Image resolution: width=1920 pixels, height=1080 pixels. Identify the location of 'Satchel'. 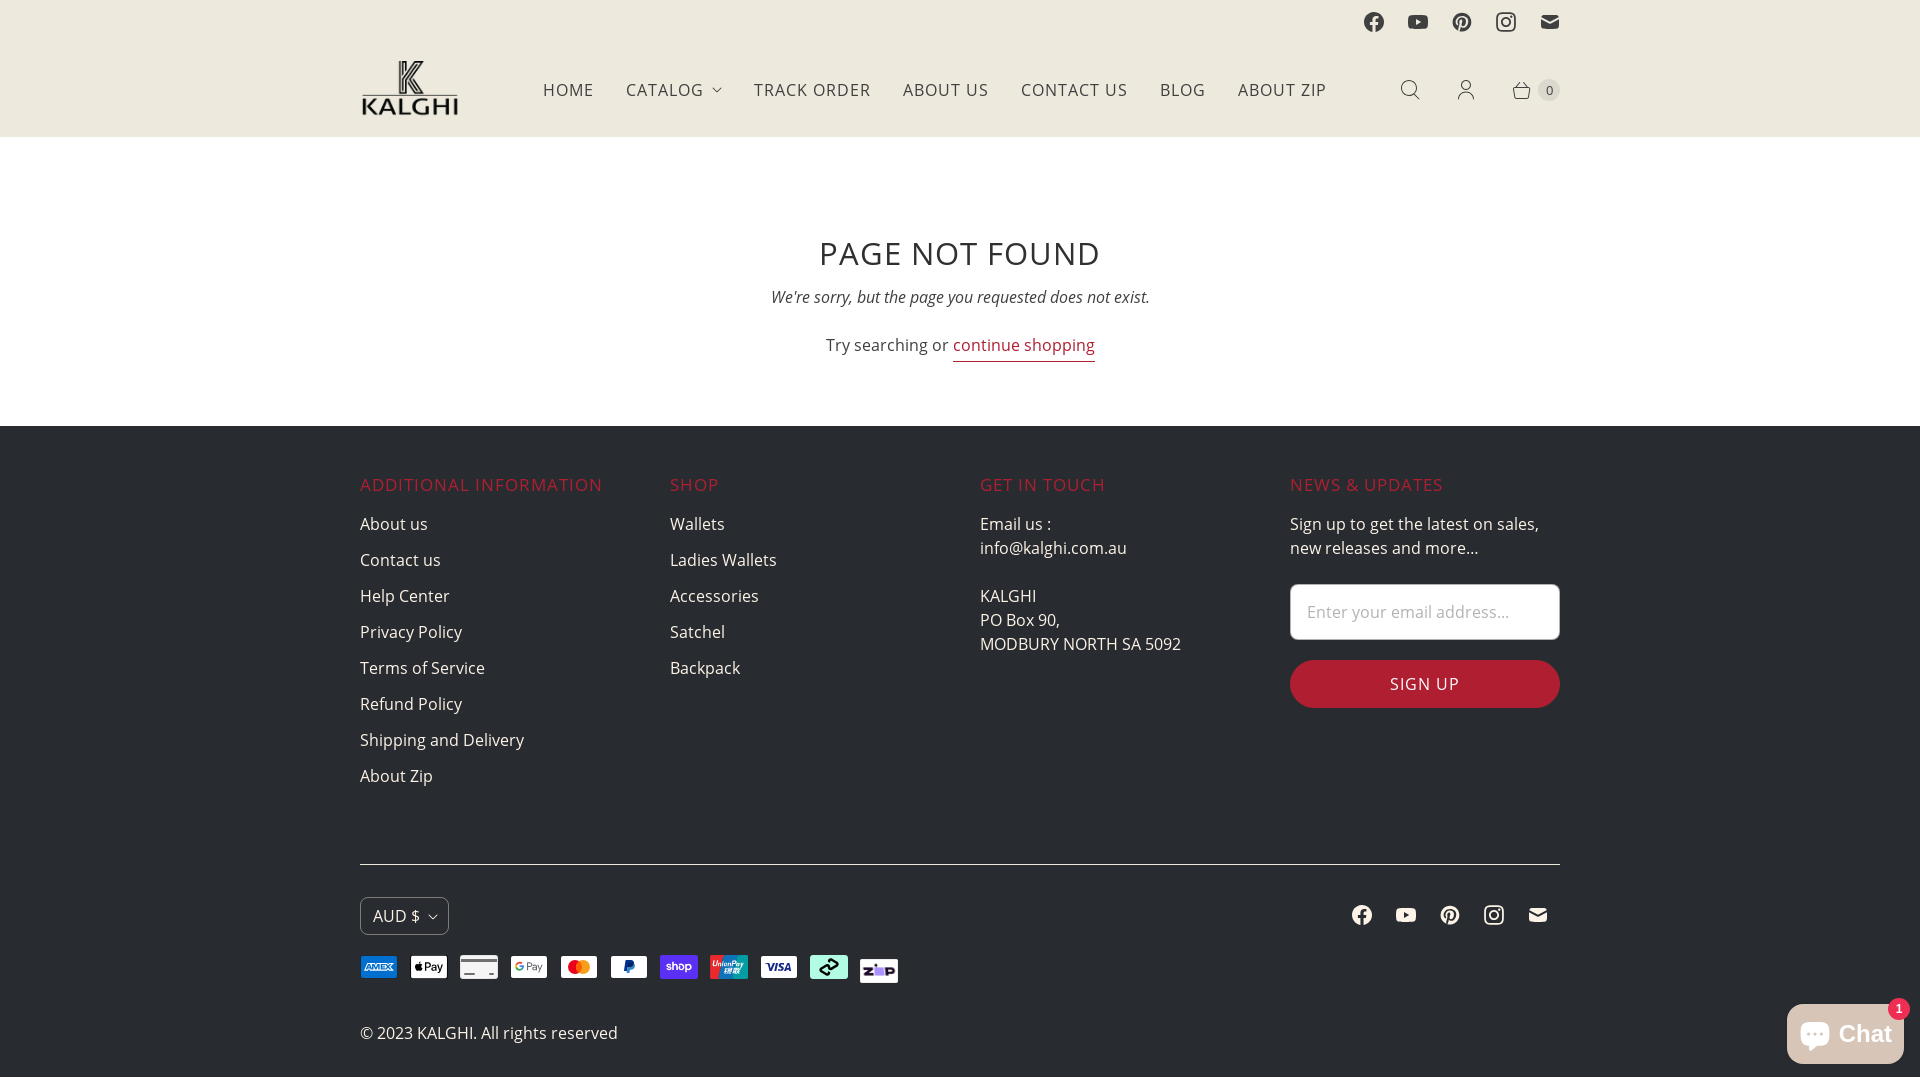
(670, 632).